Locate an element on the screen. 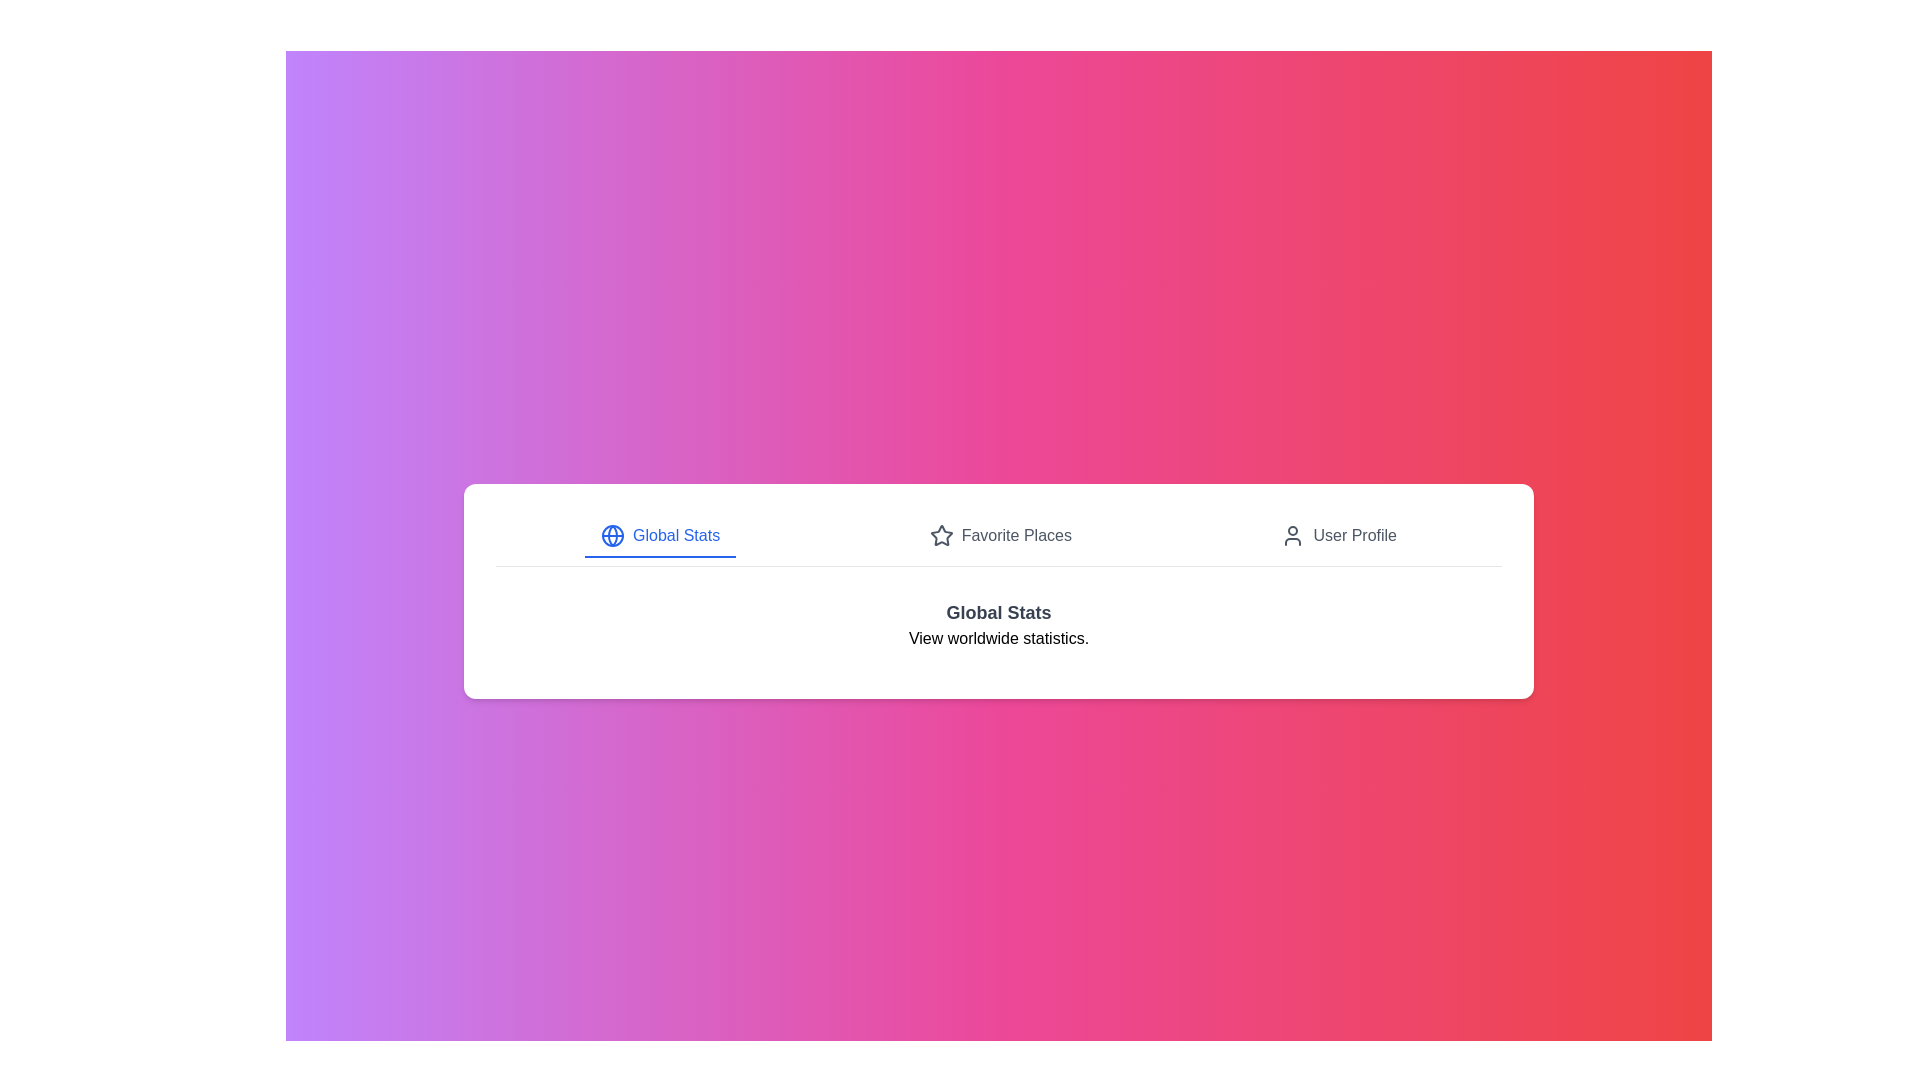 Image resolution: width=1920 pixels, height=1080 pixels. the star-shaped icon associated with 'Favorite Places' is located at coordinates (940, 534).